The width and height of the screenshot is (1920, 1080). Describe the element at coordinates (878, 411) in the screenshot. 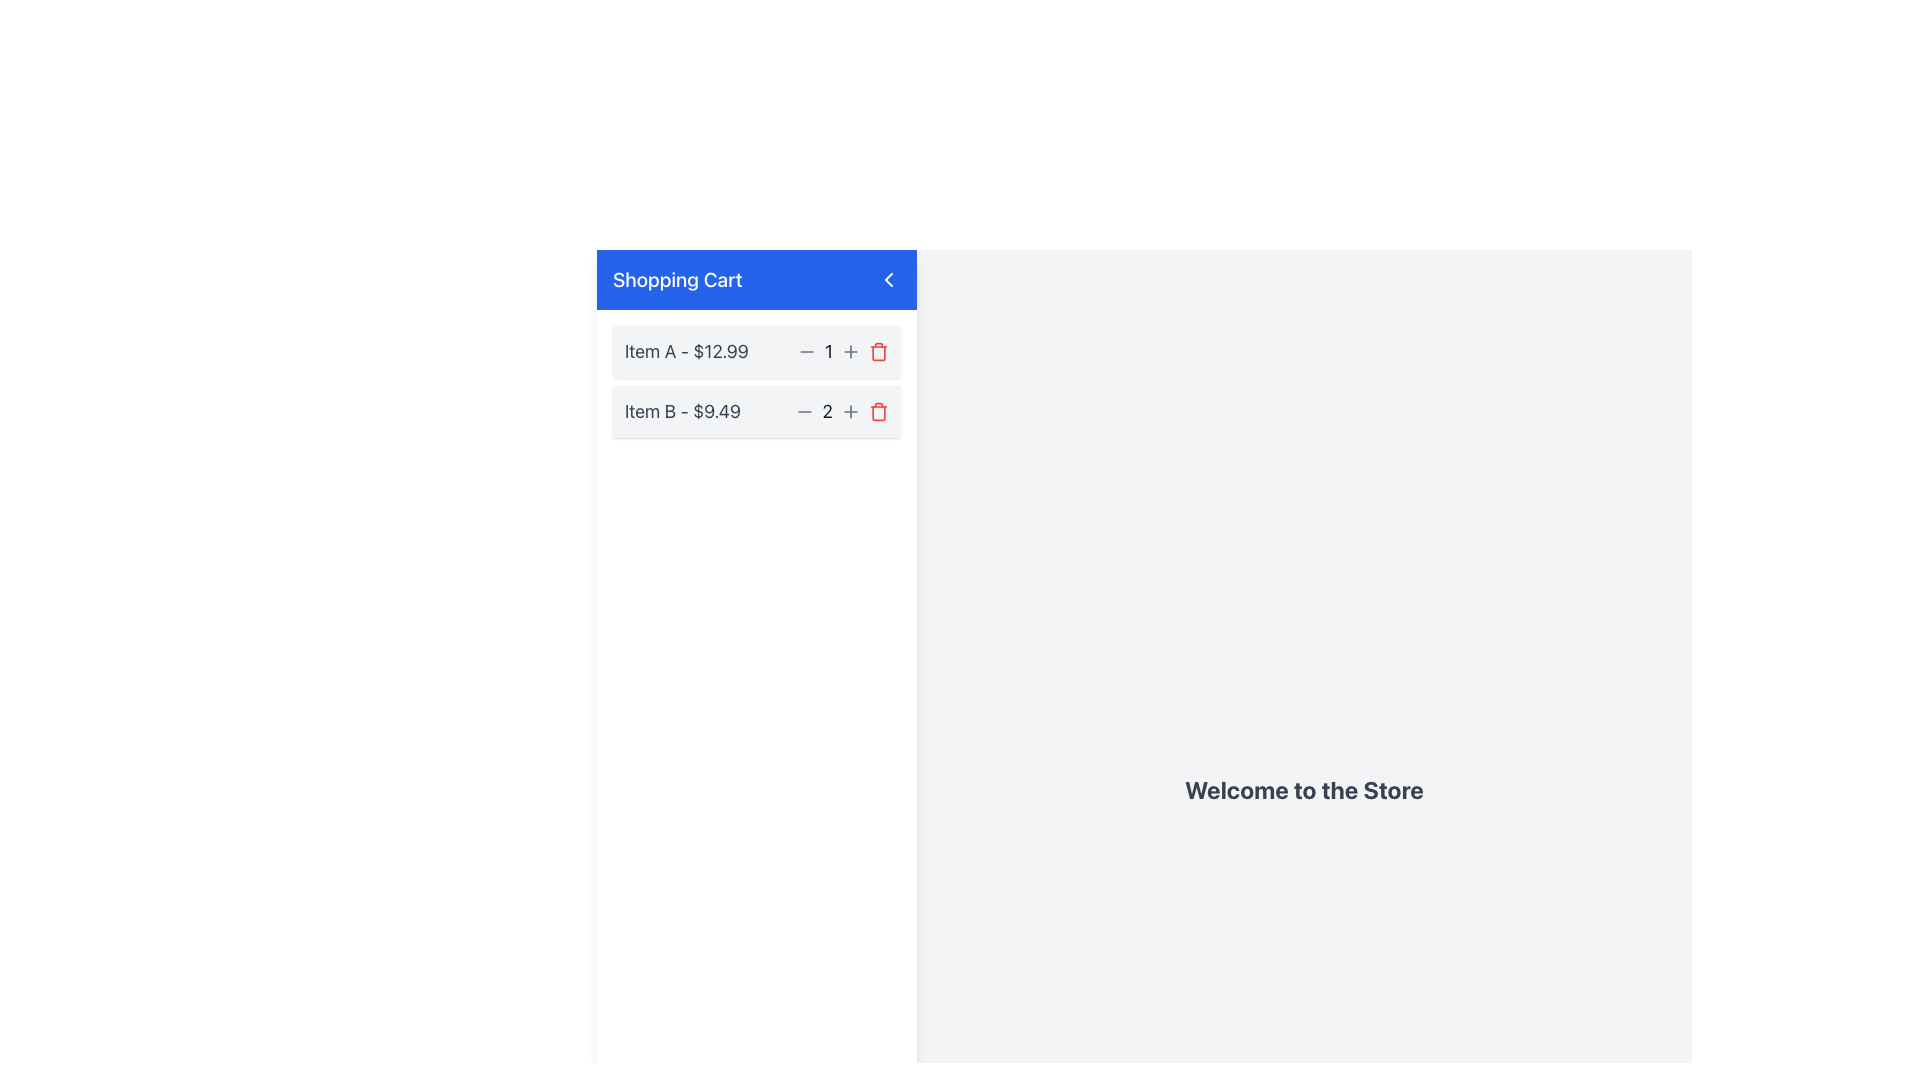

I see `the trash can icon located near the right edge of the shopping cart item for 'Item B' to initiate a delete action` at that location.